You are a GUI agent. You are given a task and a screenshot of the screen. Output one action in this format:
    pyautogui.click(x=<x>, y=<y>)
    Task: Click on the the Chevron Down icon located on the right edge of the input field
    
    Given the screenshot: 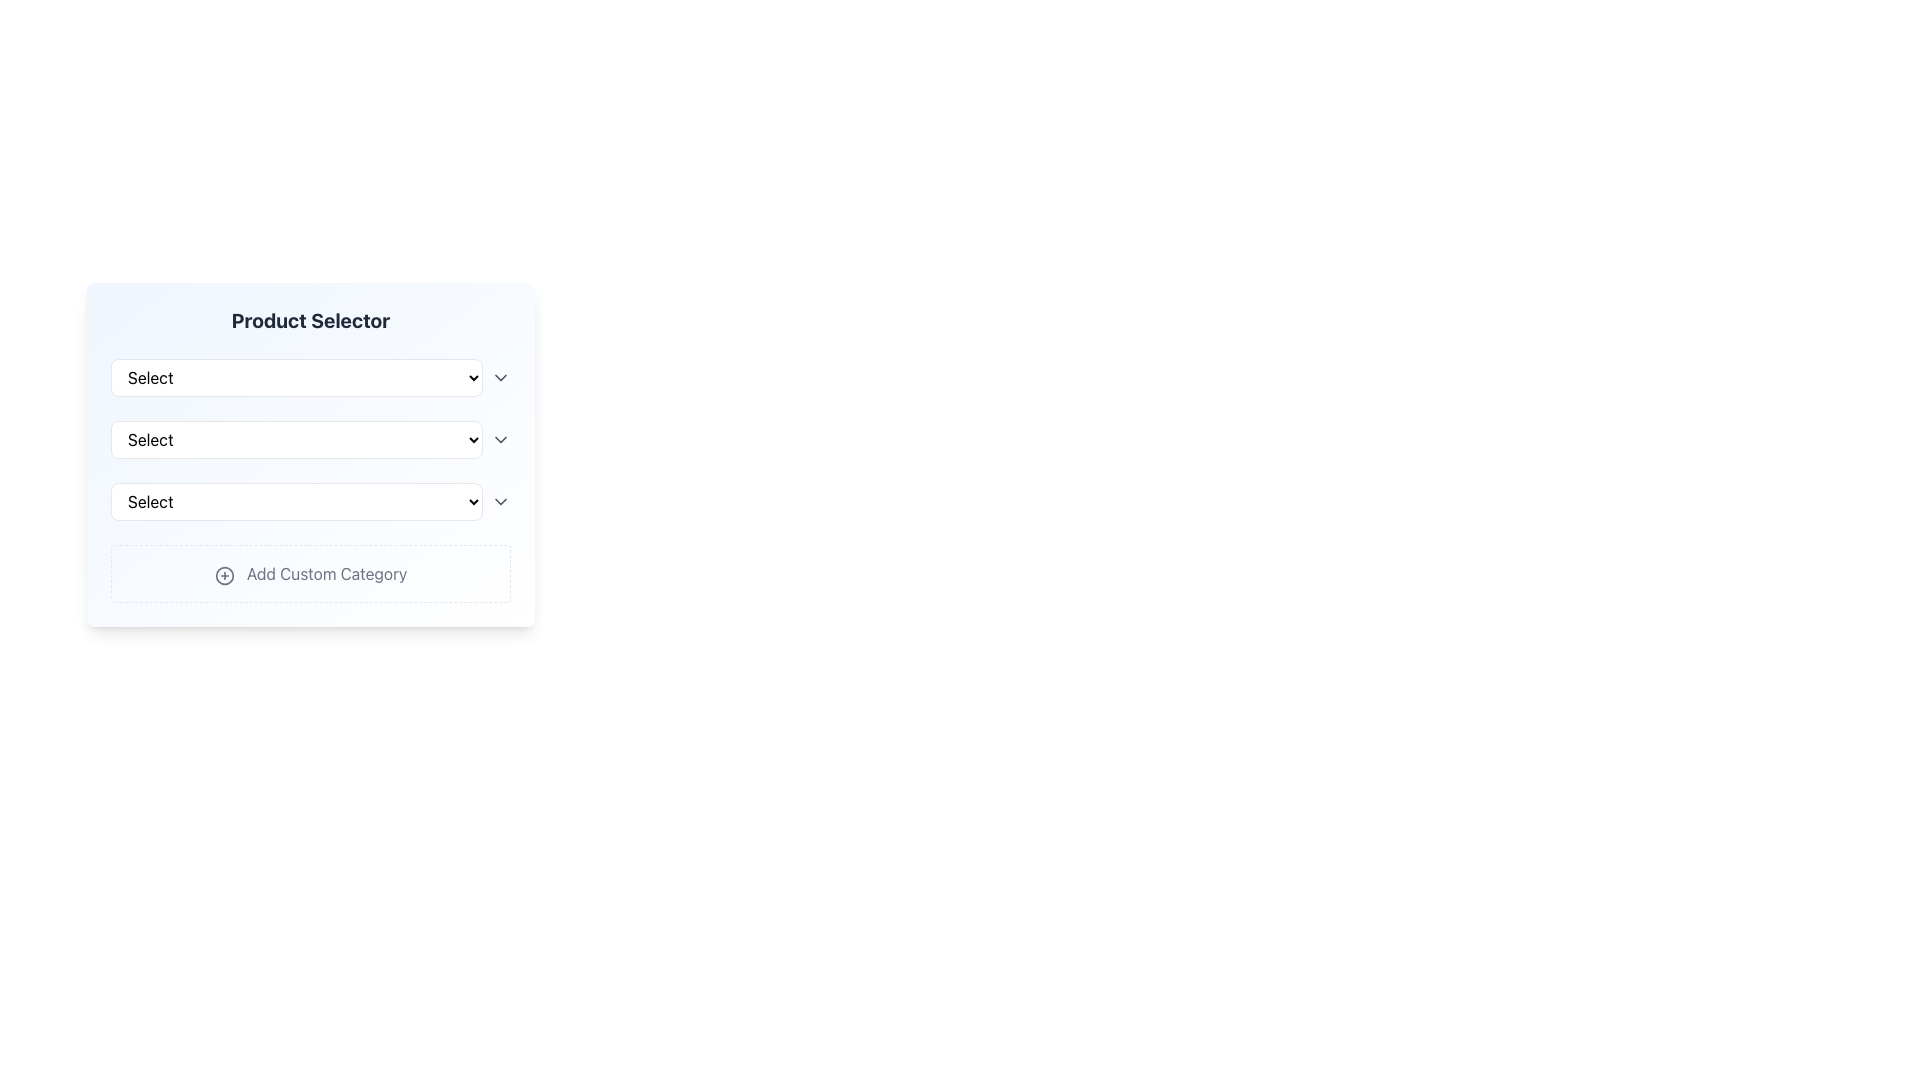 What is the action you would take?
    pyautogui.click(x=500, y=378)
    